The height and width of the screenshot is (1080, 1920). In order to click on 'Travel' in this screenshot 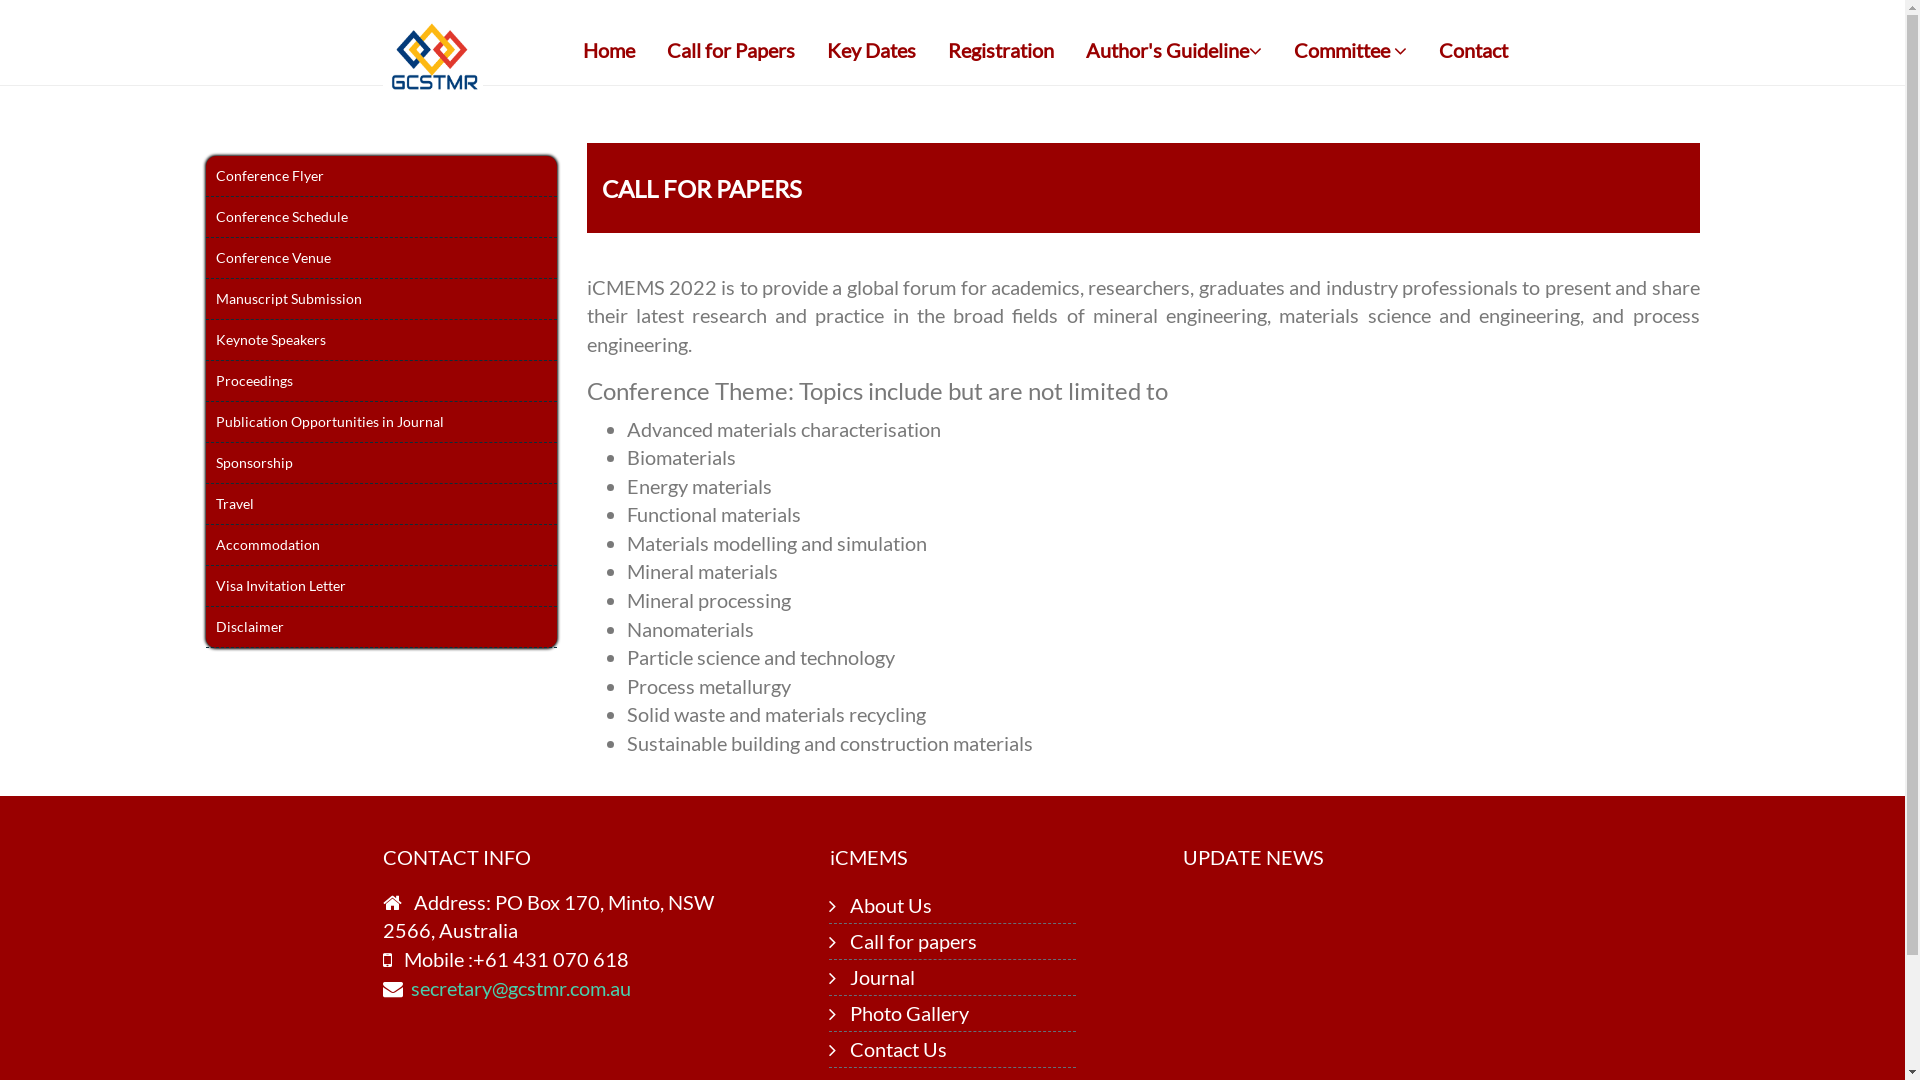, I will do `click(381, 503)`.